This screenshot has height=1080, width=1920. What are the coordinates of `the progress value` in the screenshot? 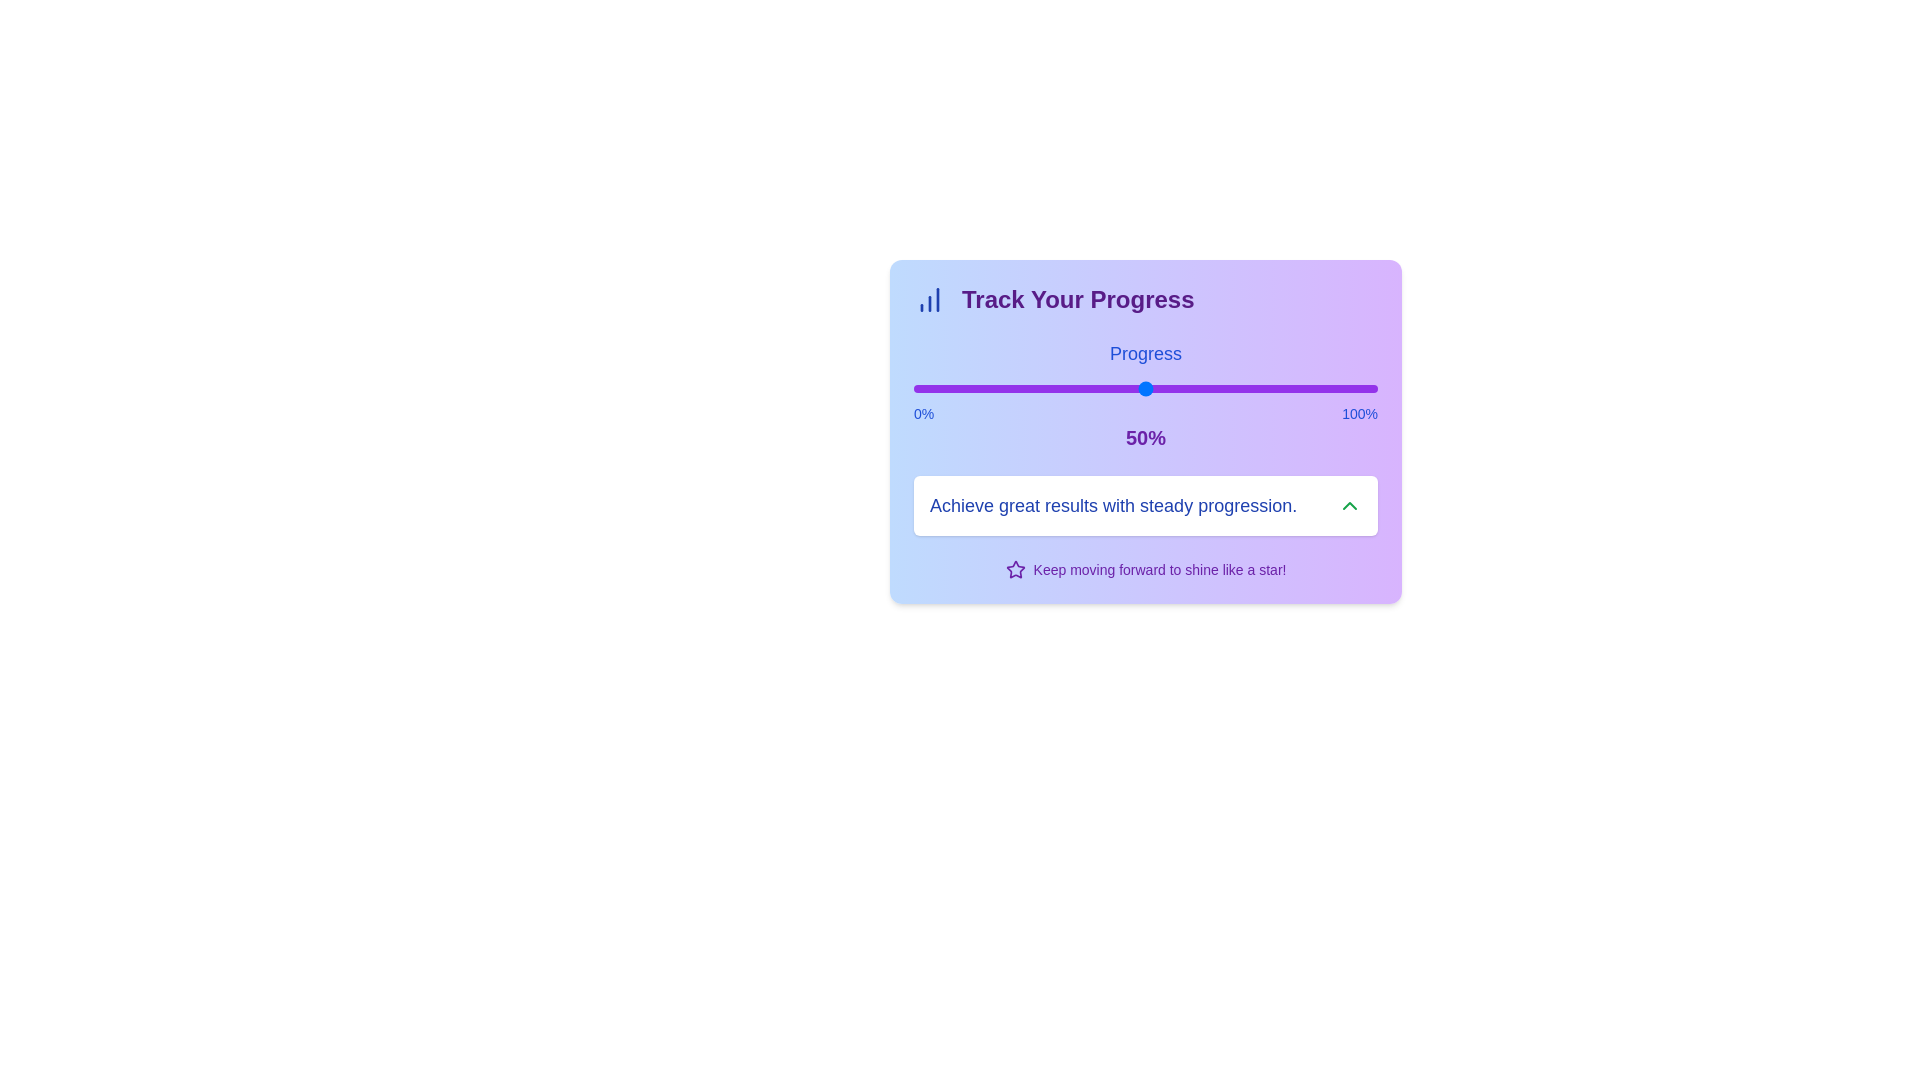 It's located at (1006, 389).